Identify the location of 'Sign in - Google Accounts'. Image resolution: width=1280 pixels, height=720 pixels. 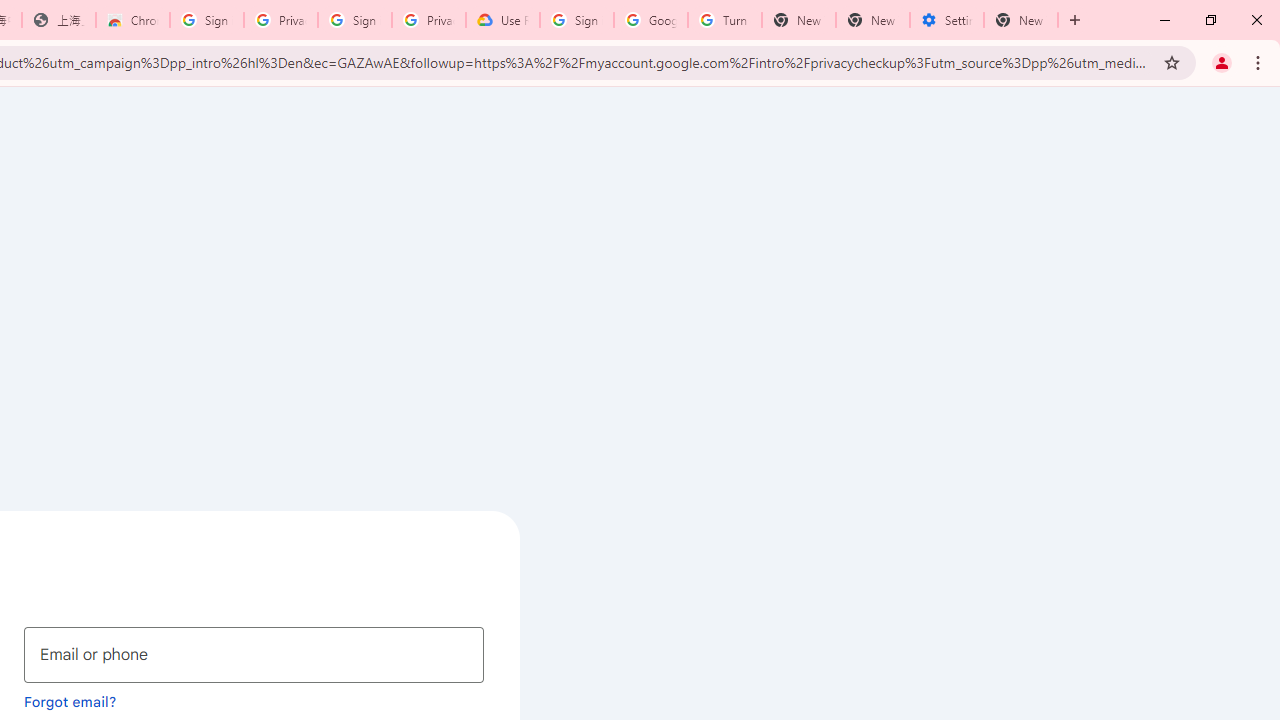
(576, 20).